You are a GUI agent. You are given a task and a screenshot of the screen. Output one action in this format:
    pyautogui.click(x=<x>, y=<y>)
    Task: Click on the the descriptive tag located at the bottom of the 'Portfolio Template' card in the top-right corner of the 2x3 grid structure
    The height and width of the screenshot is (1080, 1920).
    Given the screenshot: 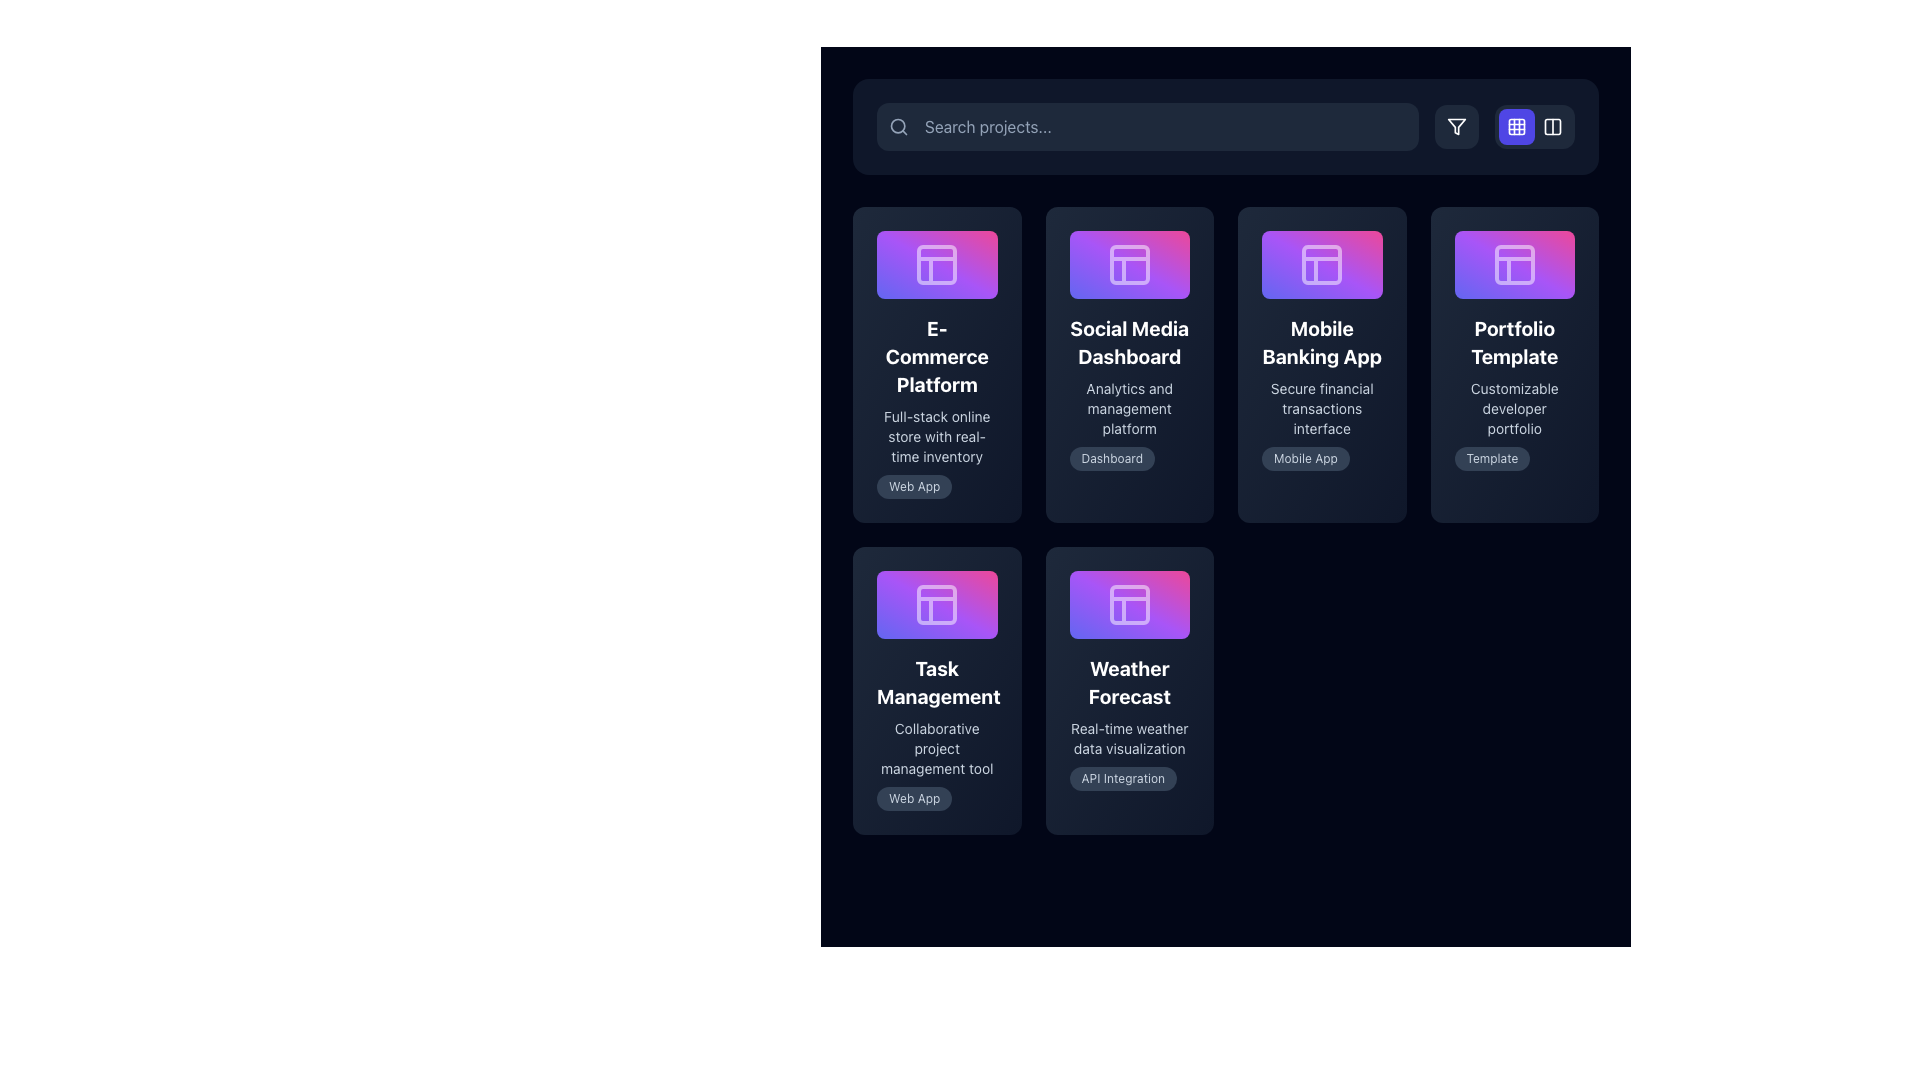 What is the action you would take?
    pyautogui.click(x=1492, y=458)
    